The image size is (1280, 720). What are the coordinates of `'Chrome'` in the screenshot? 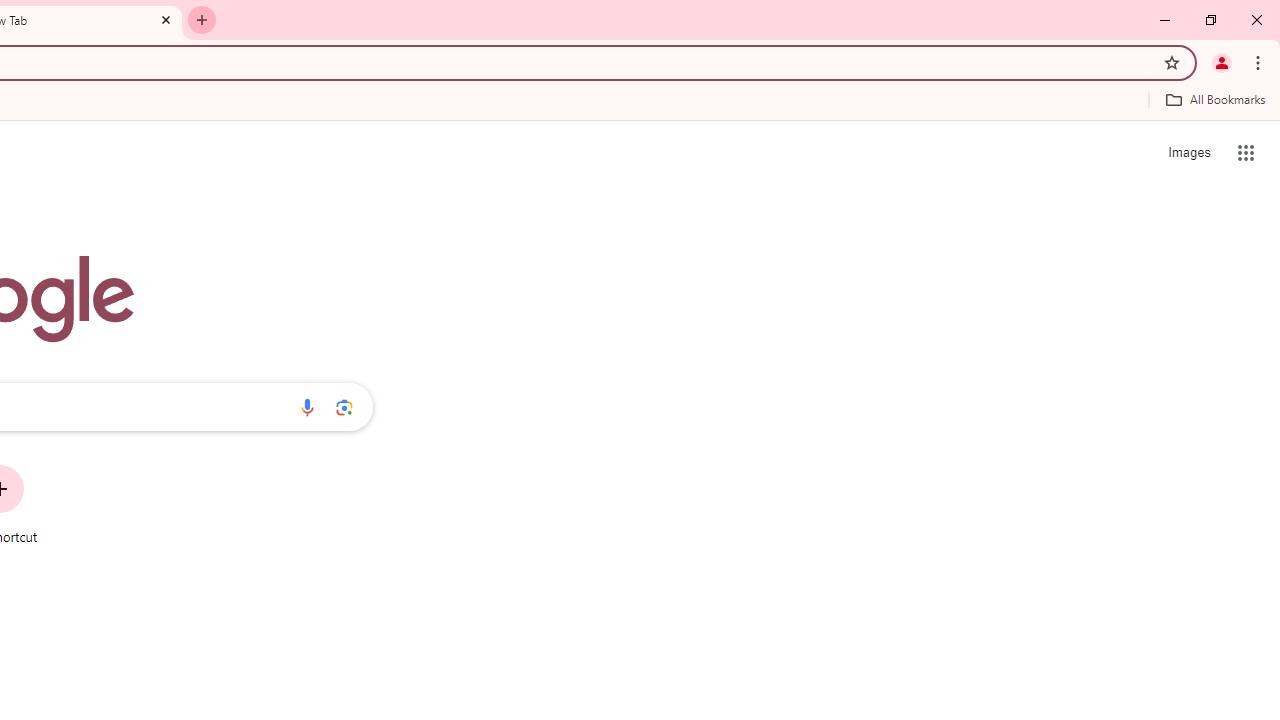 It's located at (1259, 61).